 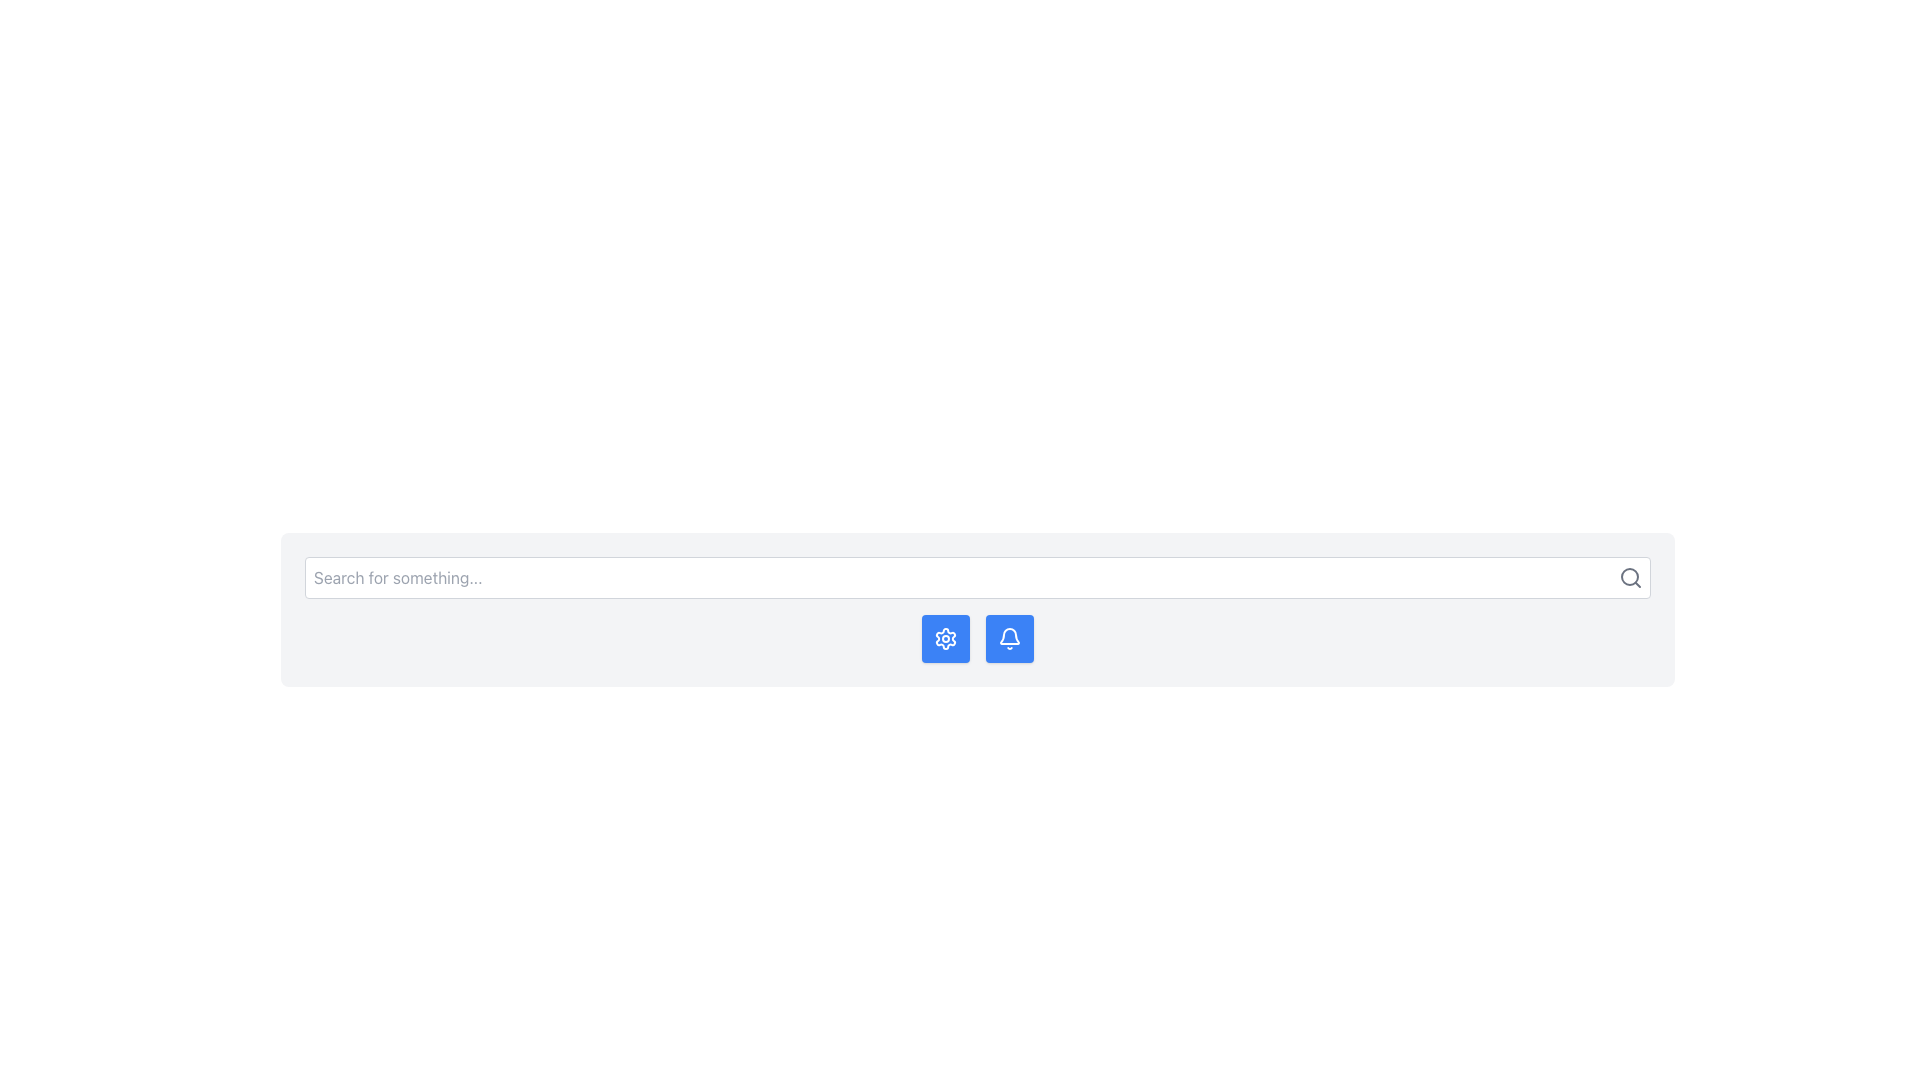 I want to click on the input field of the Search Bar located centrally at the top of the interface to focus on it for user input, so click(x=978, y=578).